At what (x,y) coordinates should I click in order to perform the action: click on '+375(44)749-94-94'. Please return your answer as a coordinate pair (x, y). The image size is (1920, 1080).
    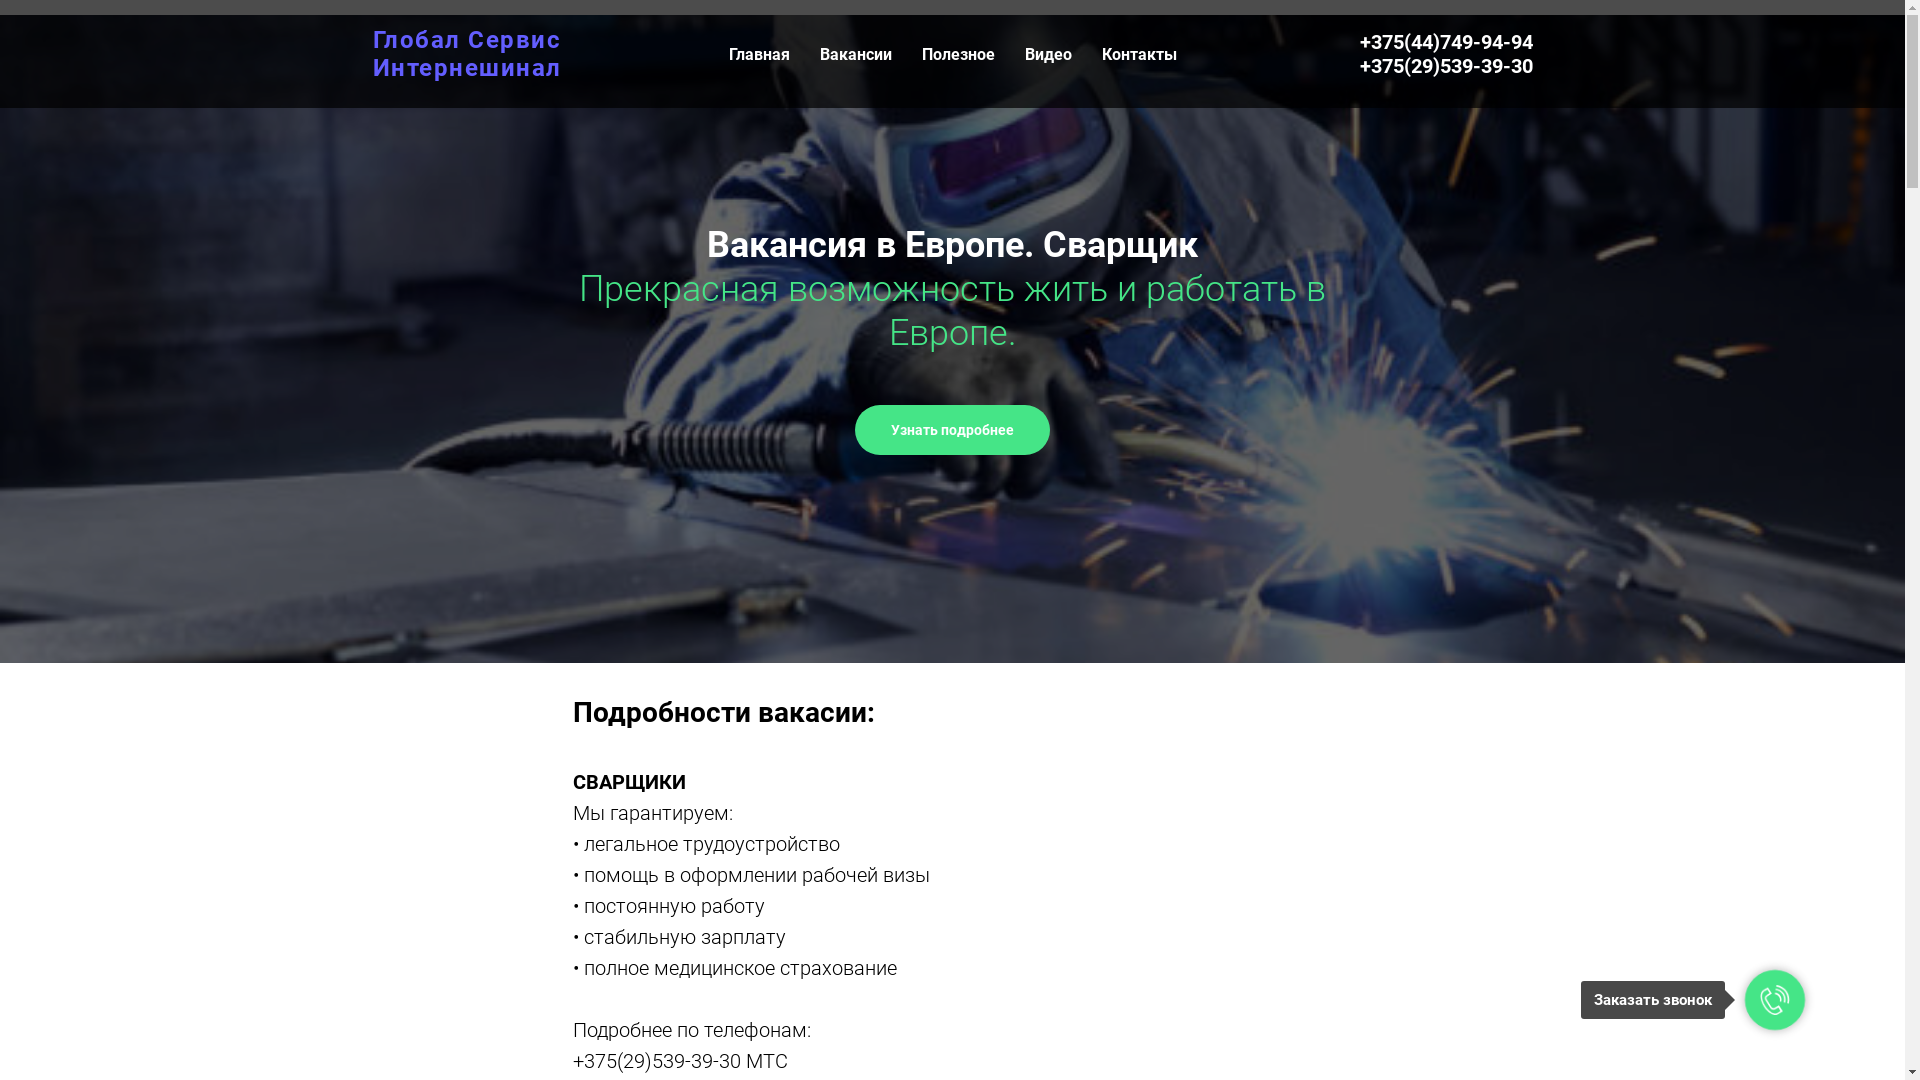
    Looking at the image, I should click on (1446, 42).